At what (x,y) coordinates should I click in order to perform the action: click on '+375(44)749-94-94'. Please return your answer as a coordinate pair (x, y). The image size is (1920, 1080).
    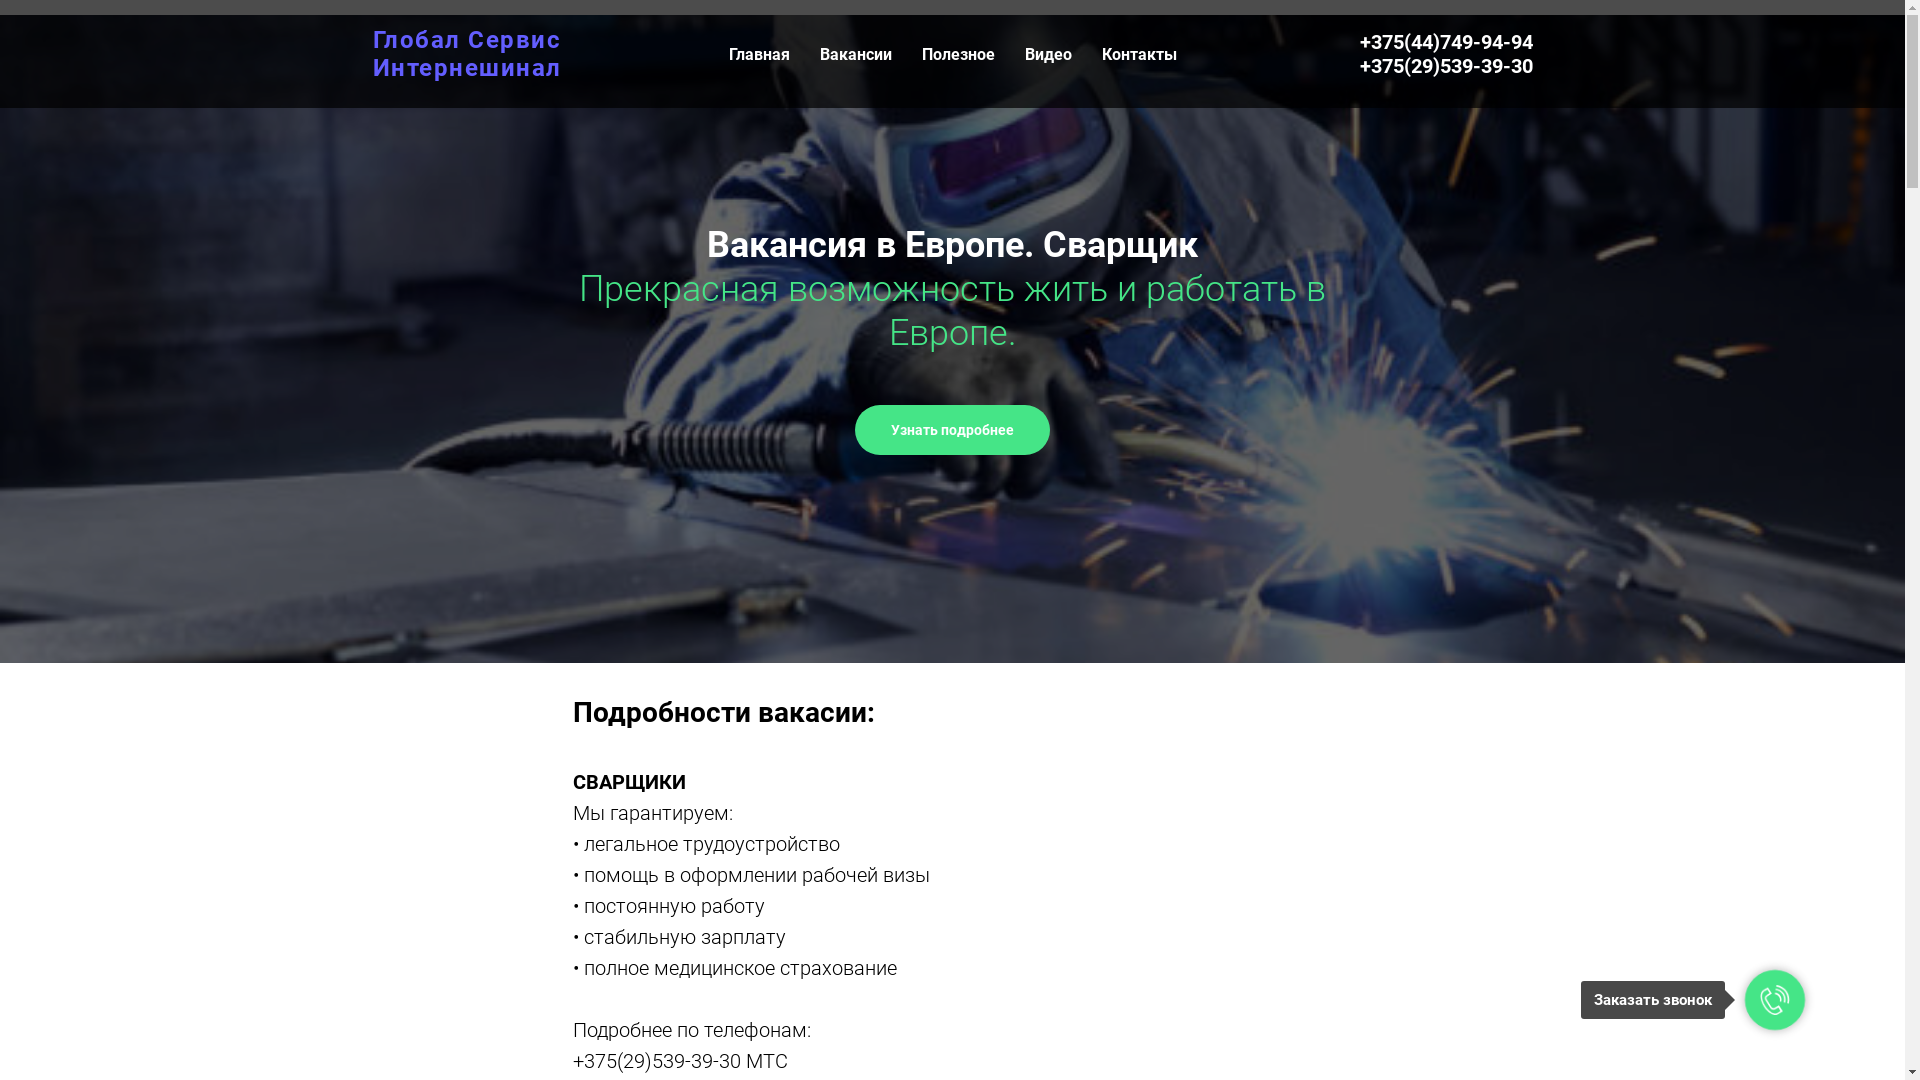
    Looking at the image, I should click on (1446, 42).